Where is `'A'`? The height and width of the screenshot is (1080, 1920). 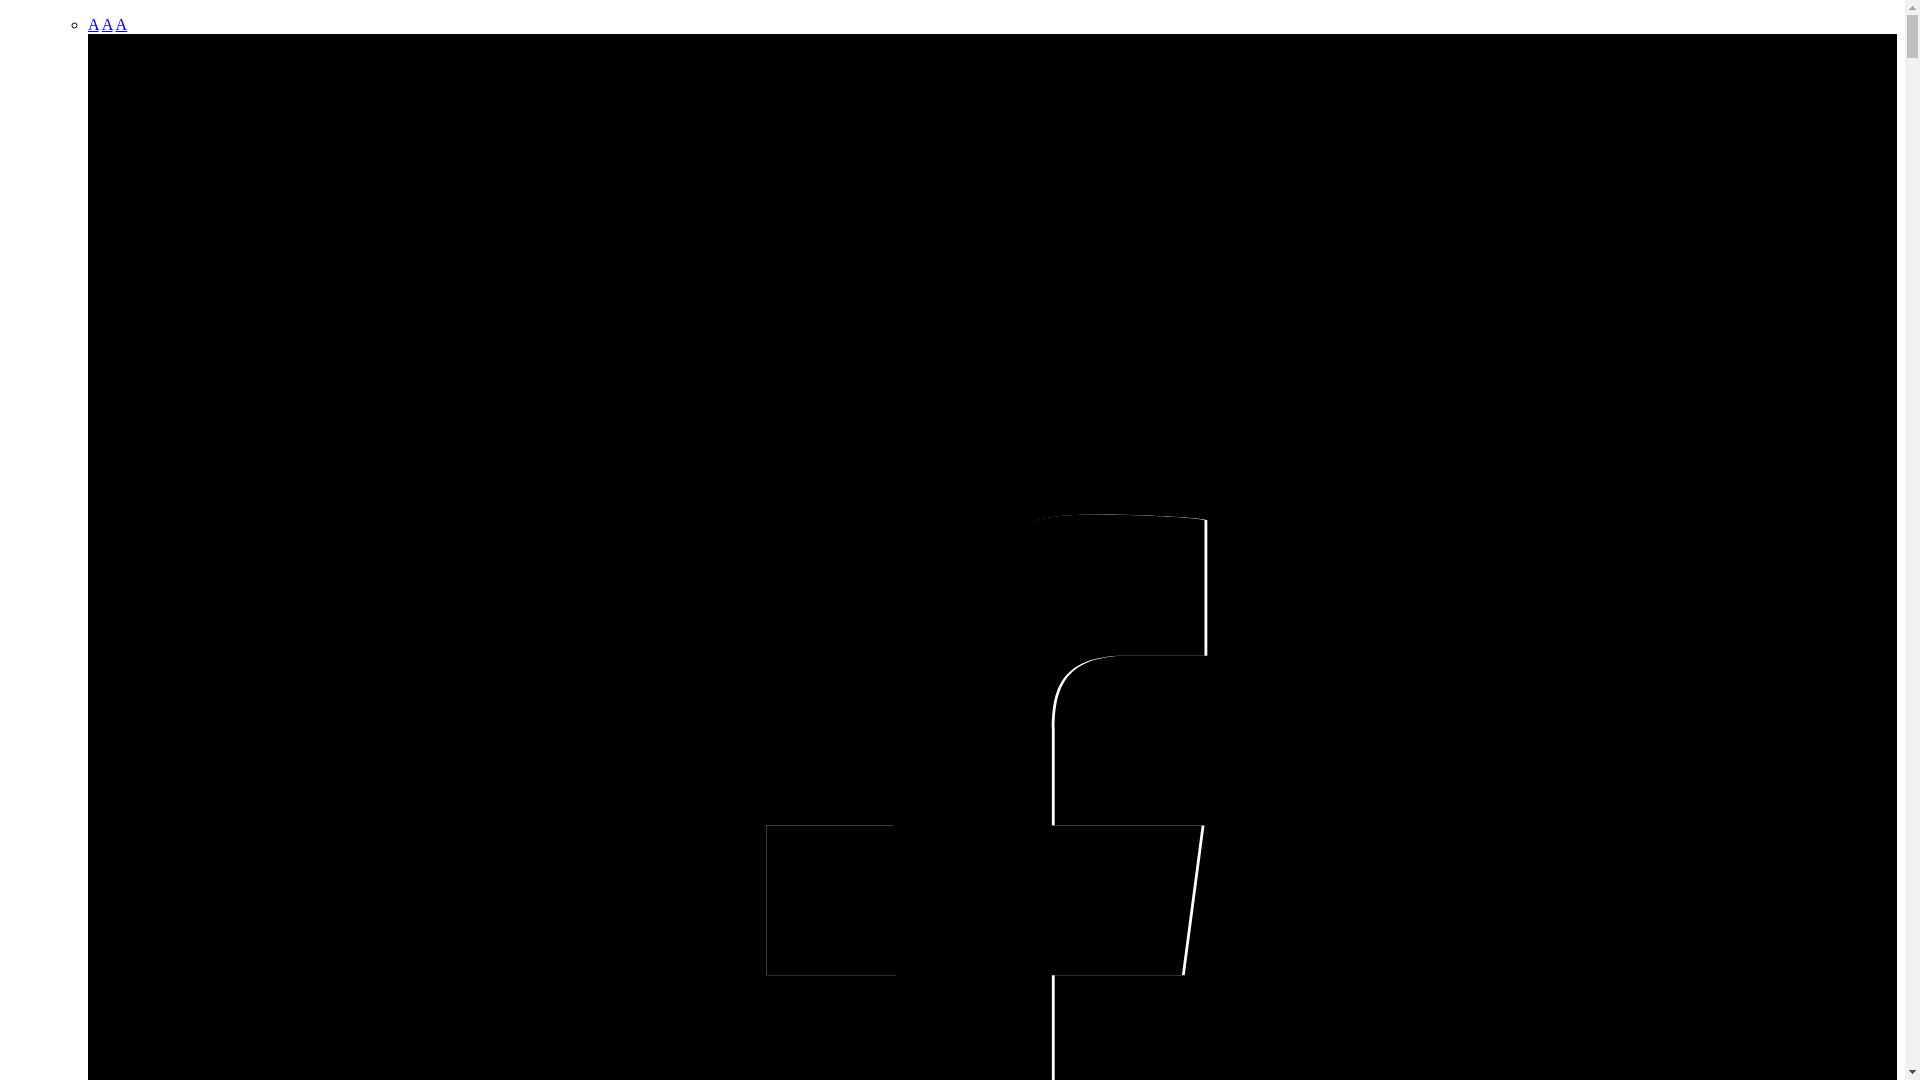 'A' is located at coordinates (86, 24).